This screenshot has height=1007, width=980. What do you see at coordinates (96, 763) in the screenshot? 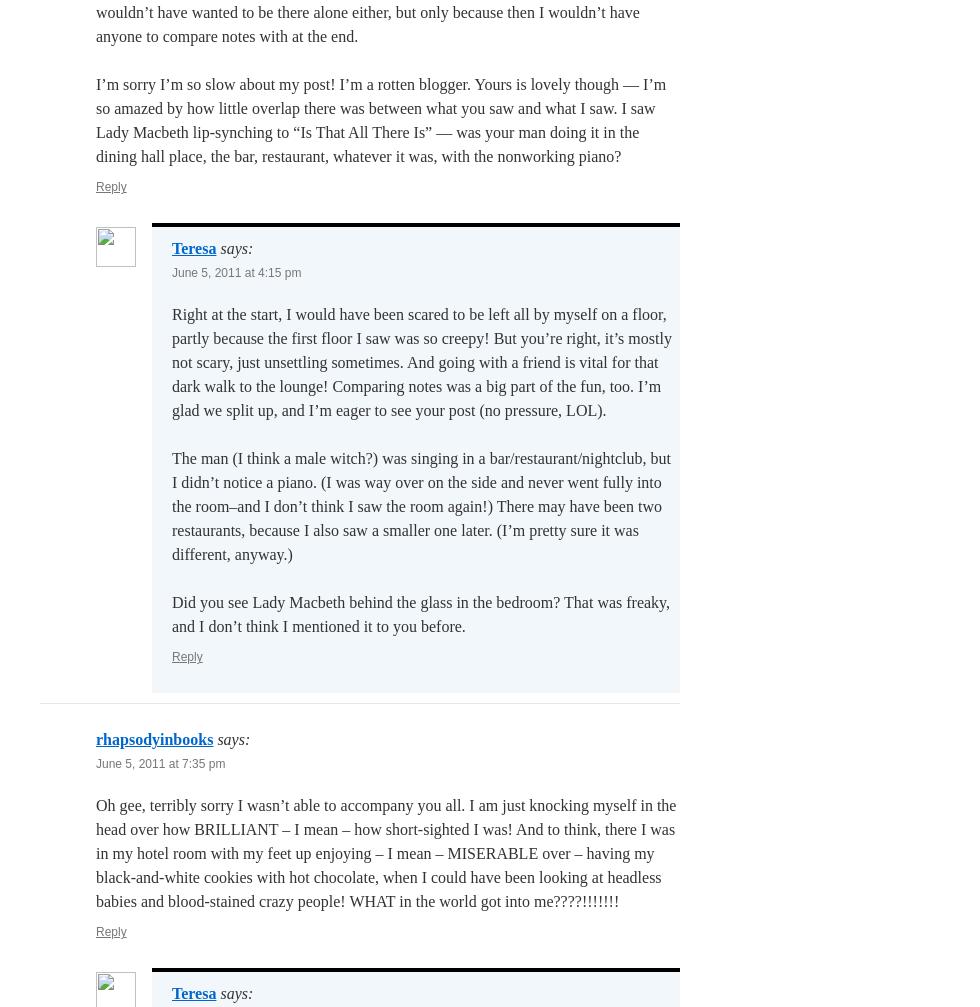
I see `'June 5, 2011 at 7:35 pm'` at bounding box center [96, 763].